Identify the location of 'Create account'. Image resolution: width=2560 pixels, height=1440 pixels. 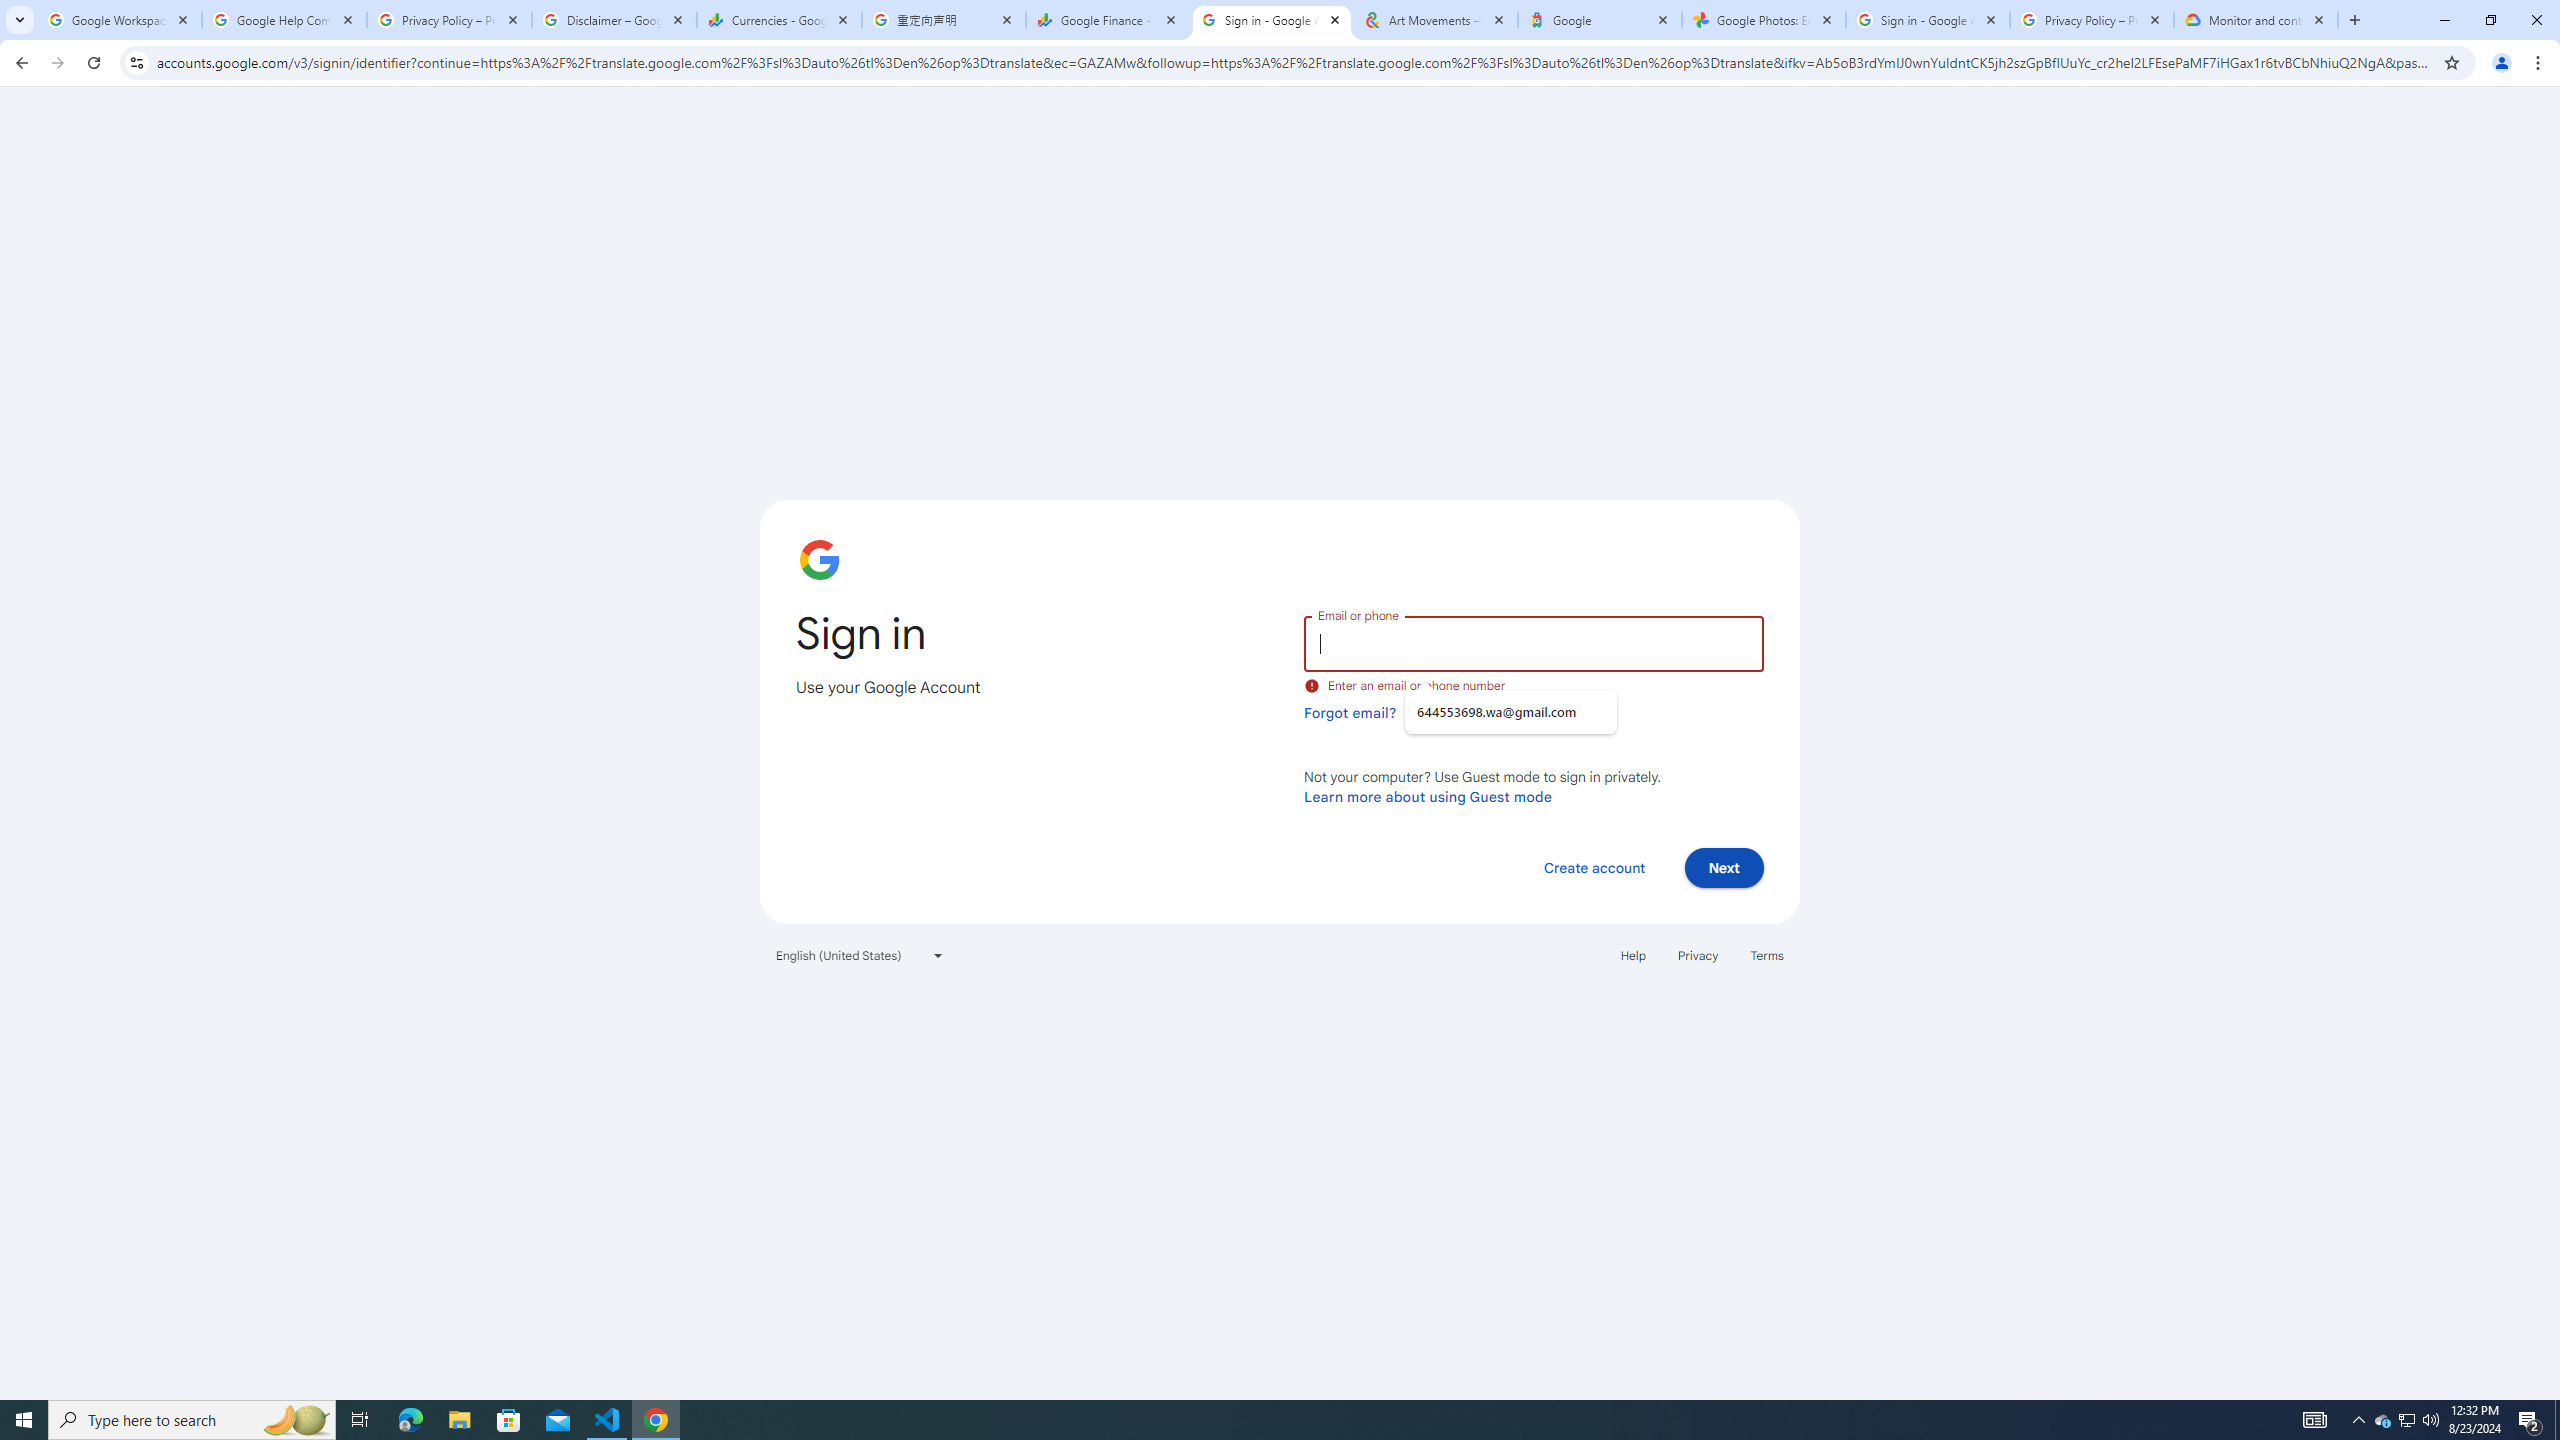
(1593, 866).